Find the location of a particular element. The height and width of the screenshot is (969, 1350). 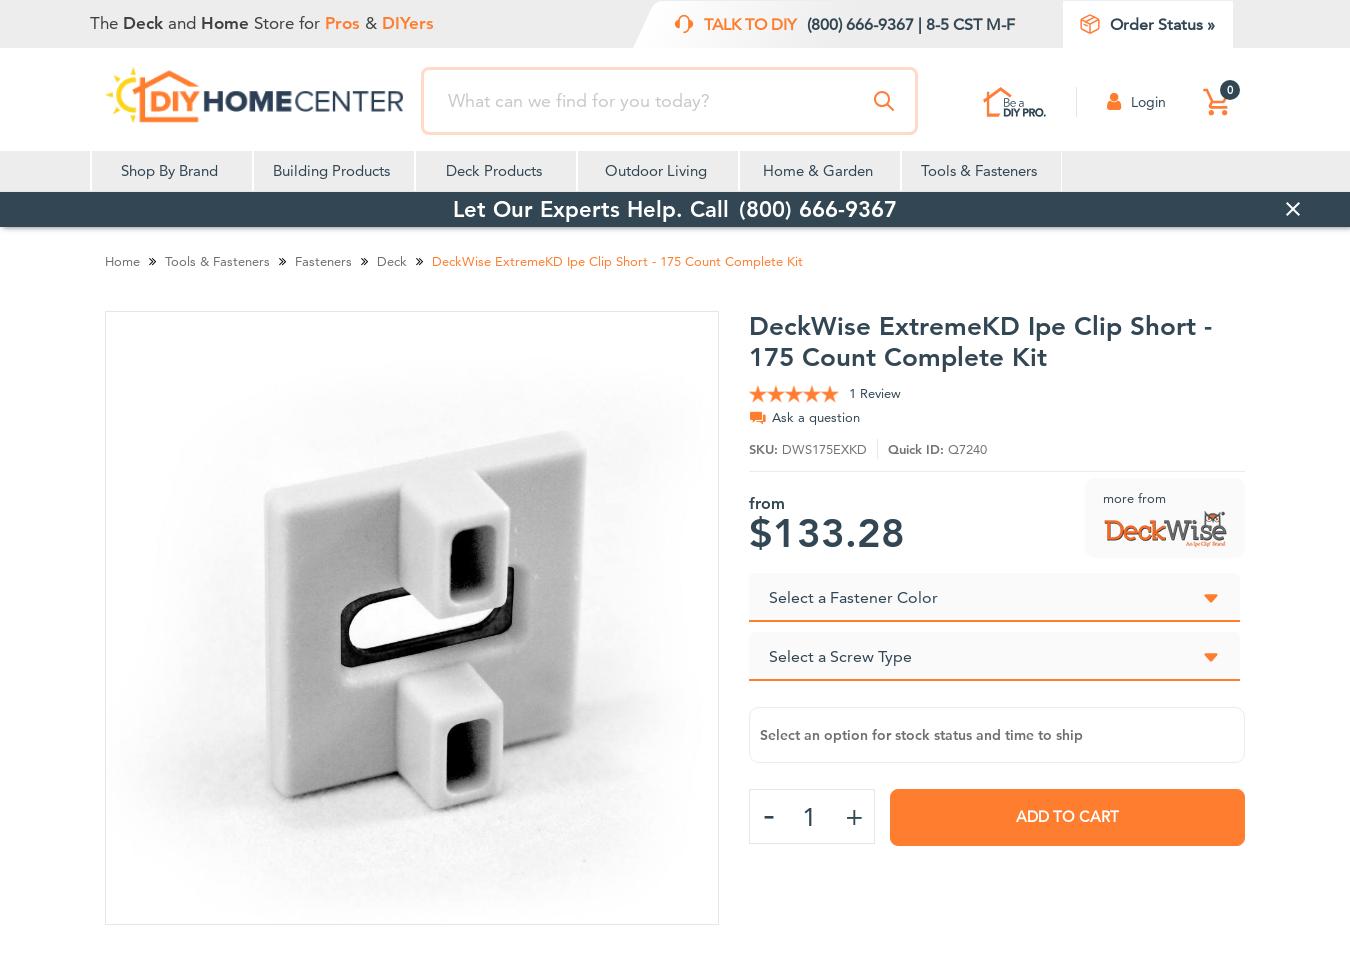

'Fasteners' is located at coordinates (322, 258).